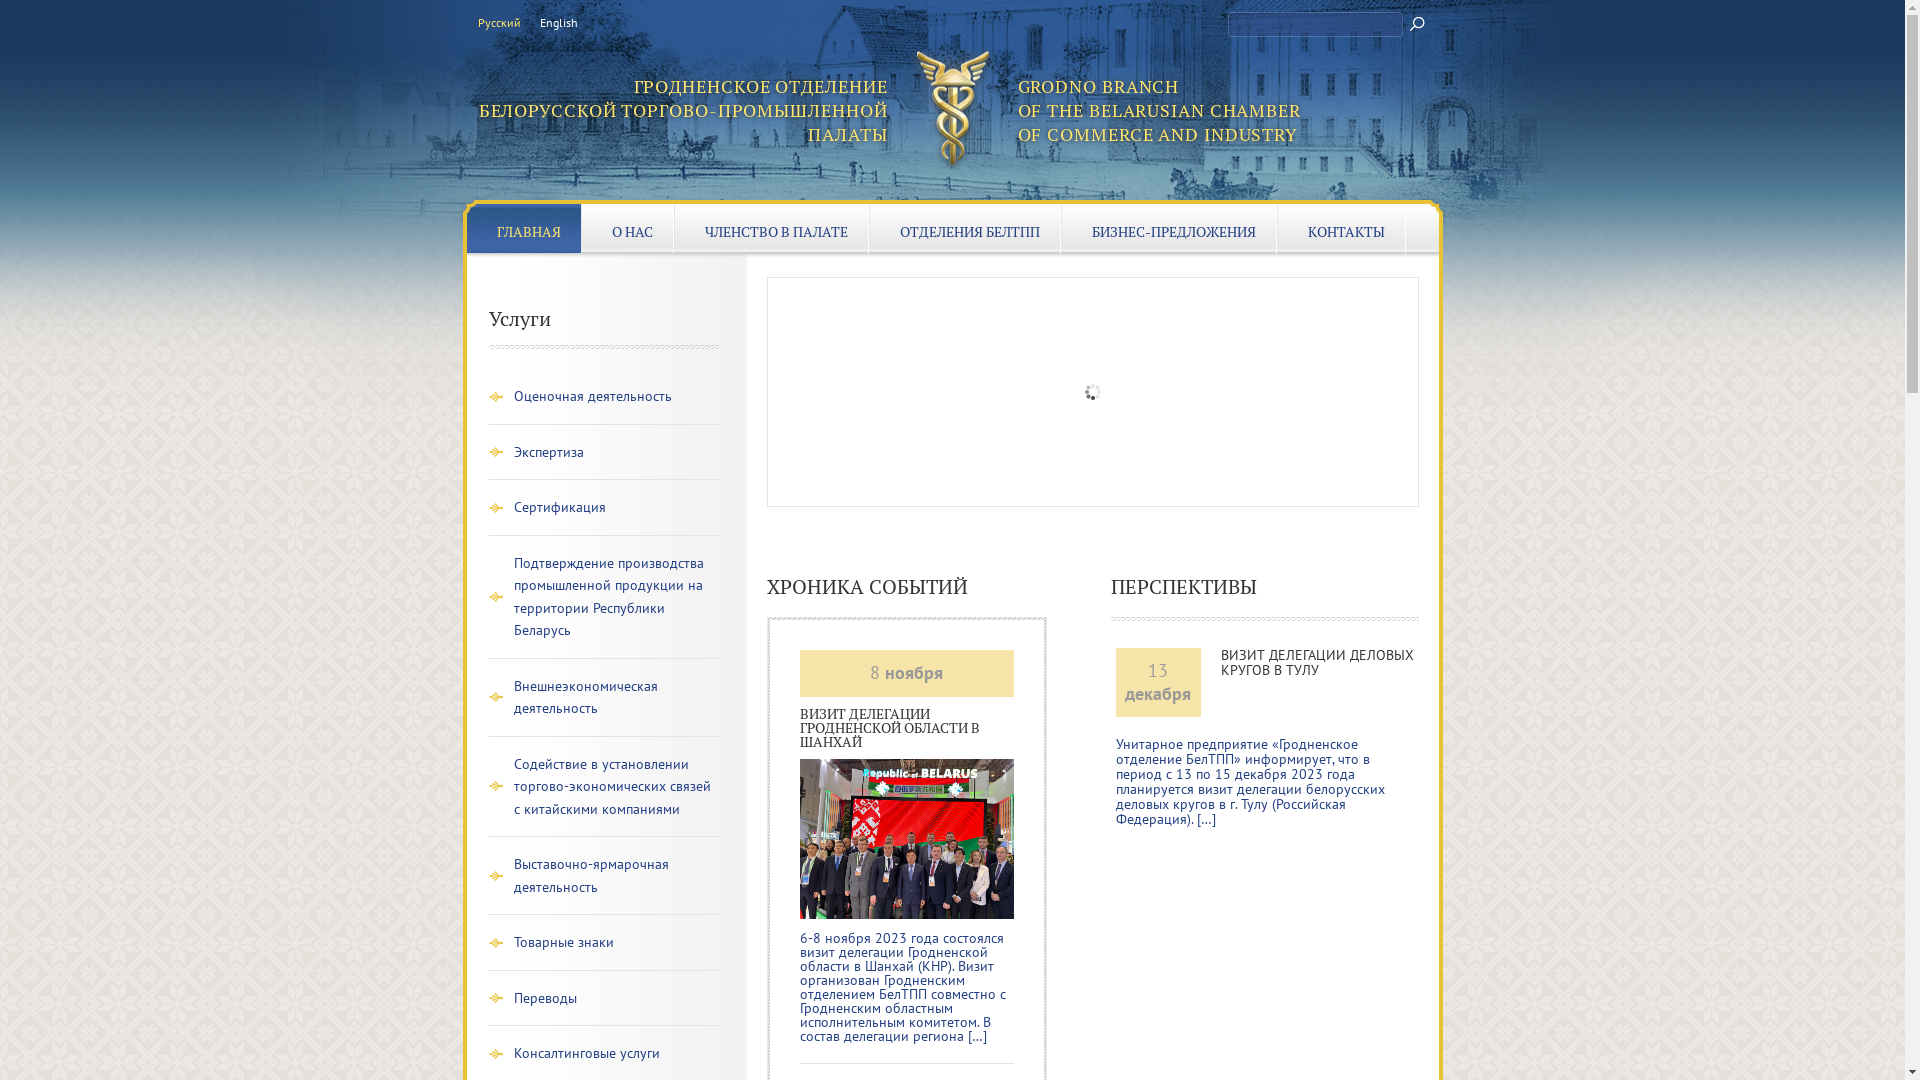  I want to click on 'English', so click(539, 23).